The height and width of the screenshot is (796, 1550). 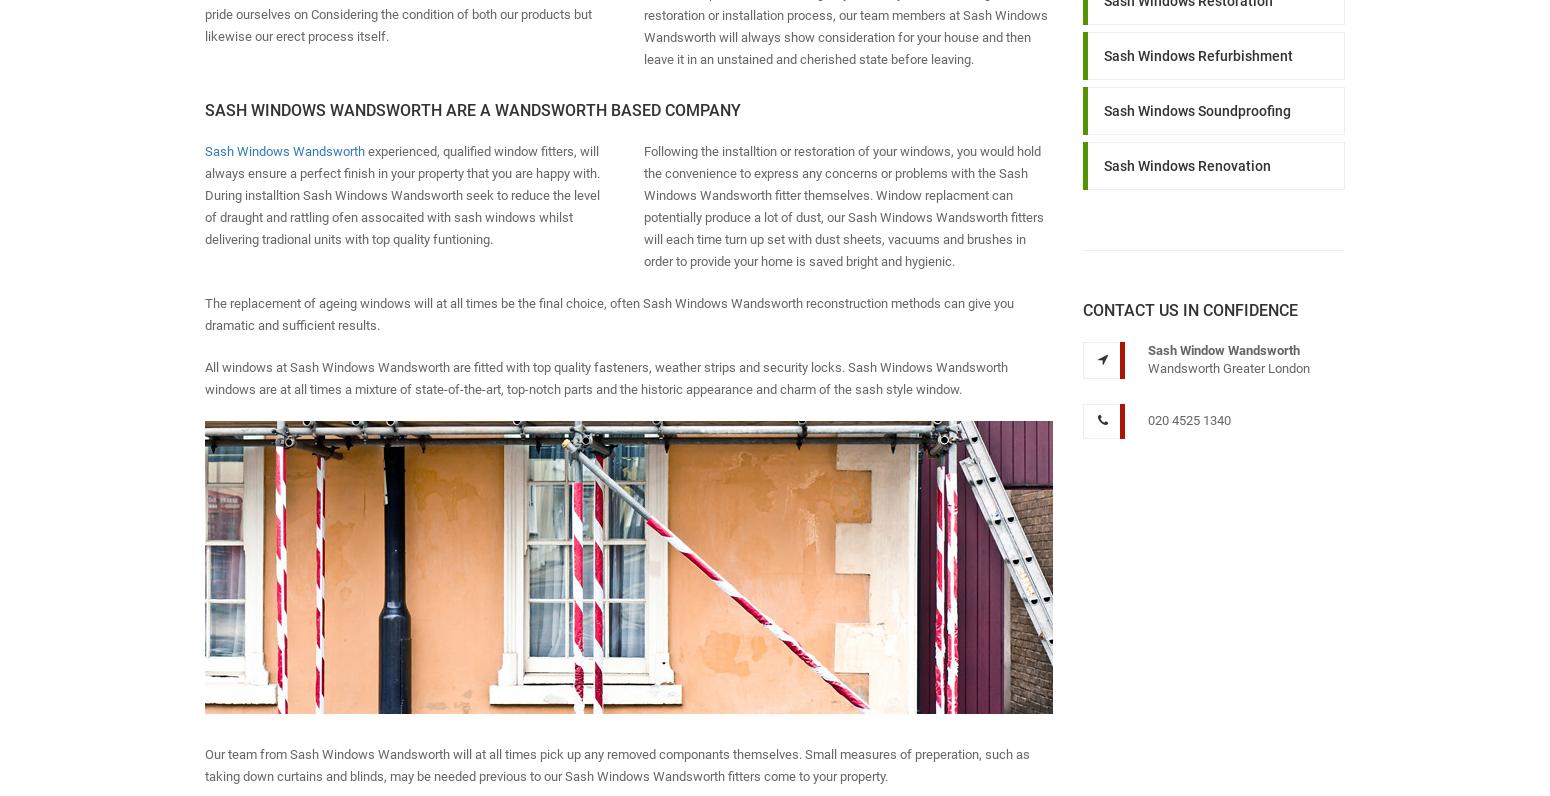 I want to click on 'Sash Window Wandsworth', so click(x=1222, y=348).